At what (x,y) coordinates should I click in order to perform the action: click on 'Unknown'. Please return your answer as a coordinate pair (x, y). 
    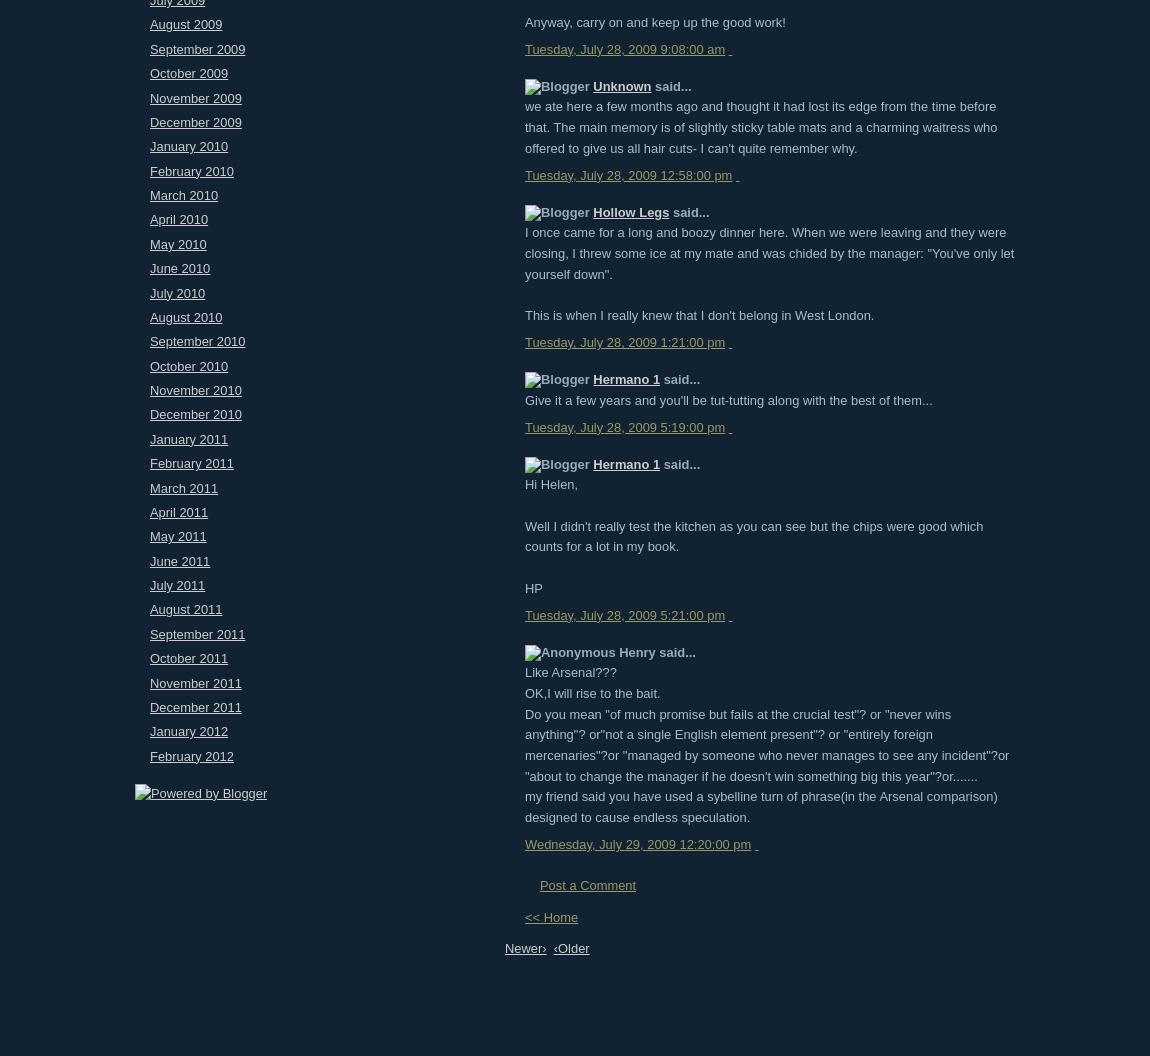
    Looking at the image, I should click on (592, 84).